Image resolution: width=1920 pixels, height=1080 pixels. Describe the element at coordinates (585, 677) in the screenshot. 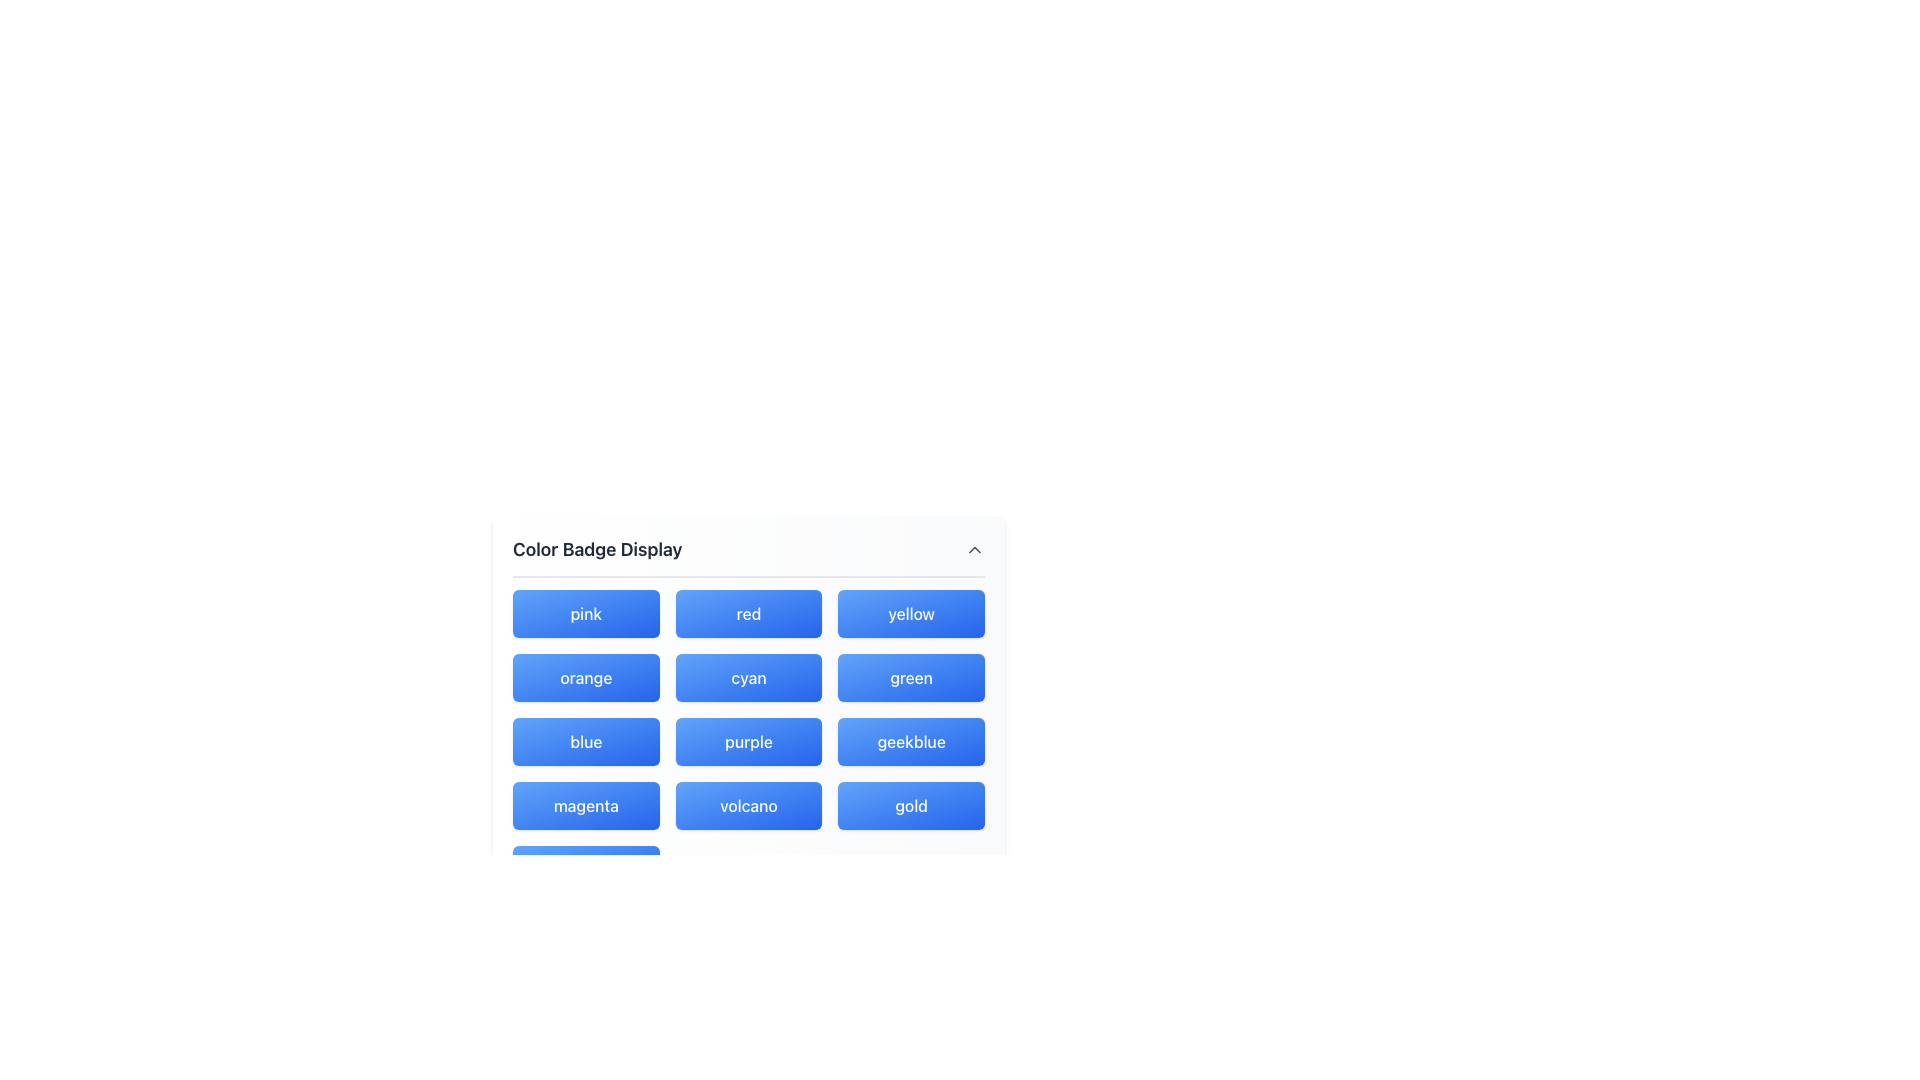

I see `text 'orange' from the display button labeled 'orange', which is located in the second row and first column of a grid layout` at that location.